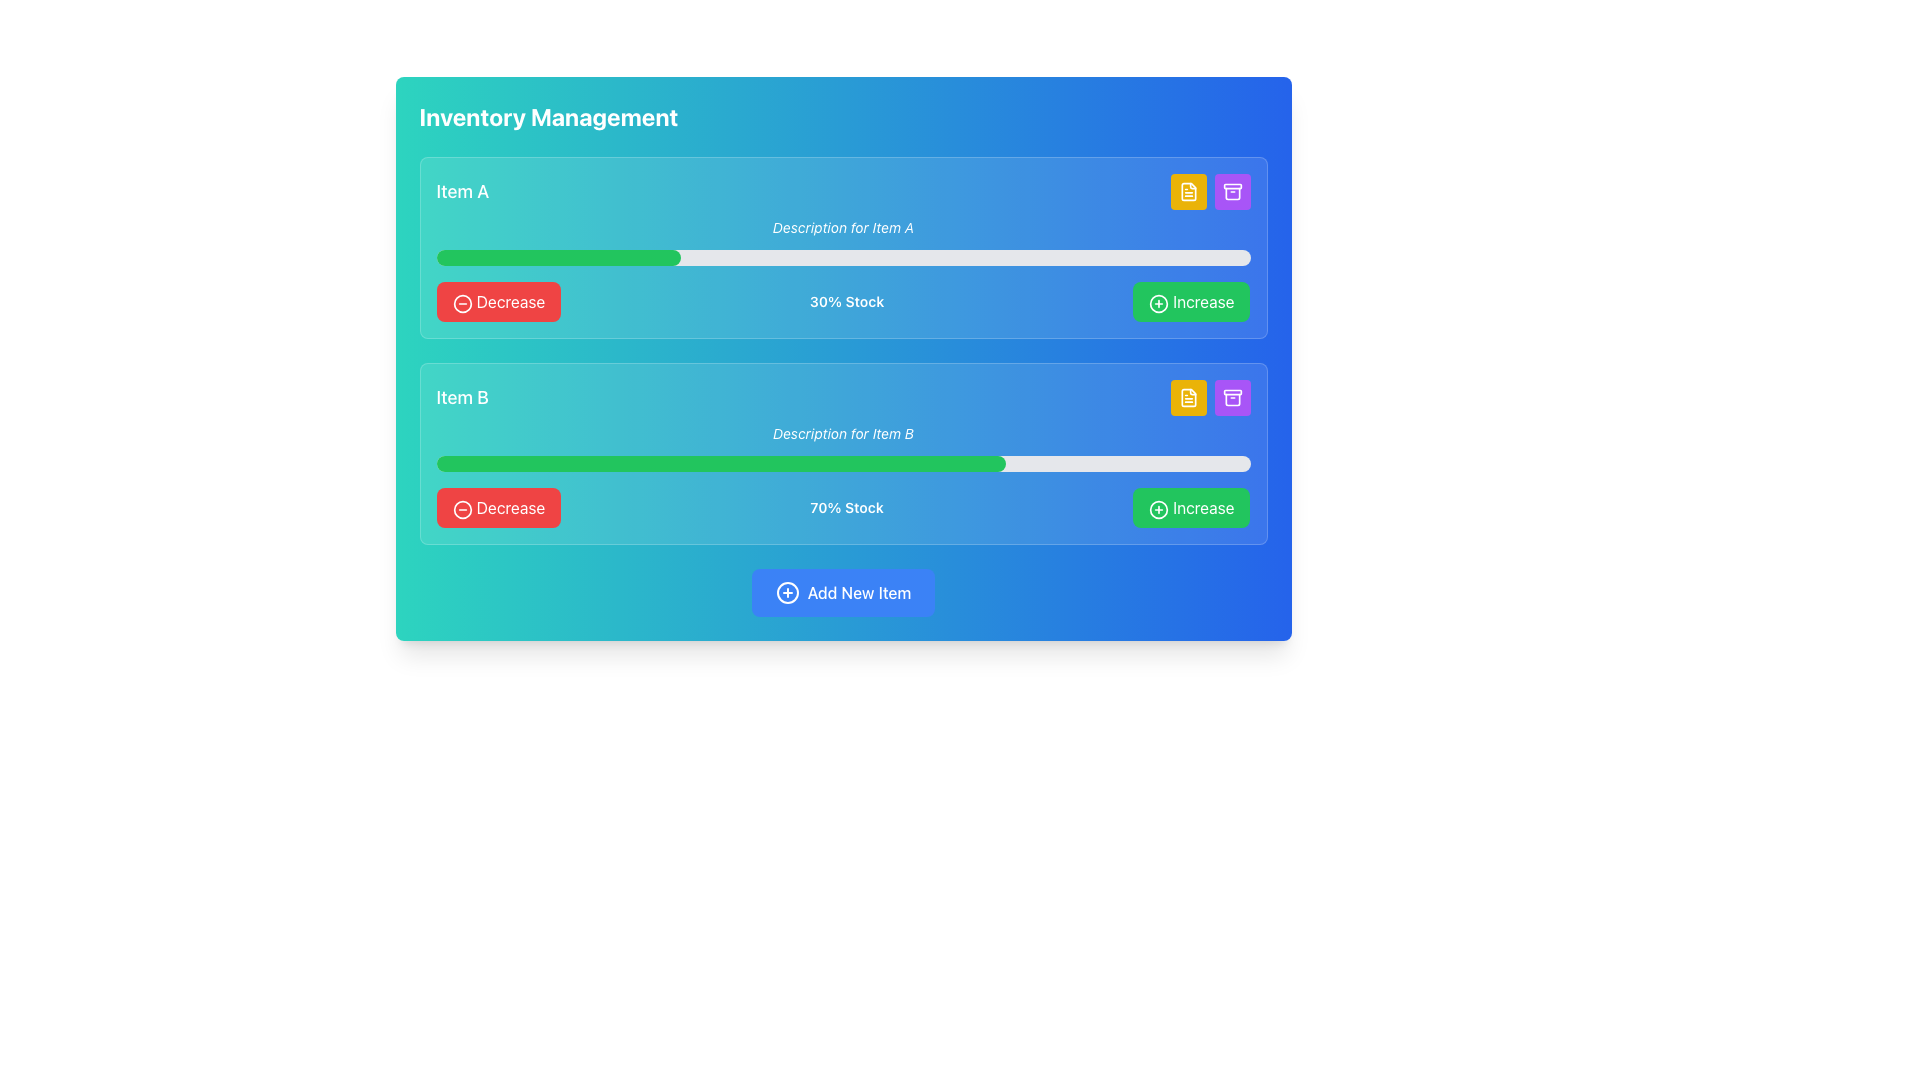 This screenshot has width=1920, height=1080. Describe the element at coordinates (1231, 397) in the screenshot. I see `the button located in the bottom-right corner of the interface for 'Item B' to archive or remove it` at that location.